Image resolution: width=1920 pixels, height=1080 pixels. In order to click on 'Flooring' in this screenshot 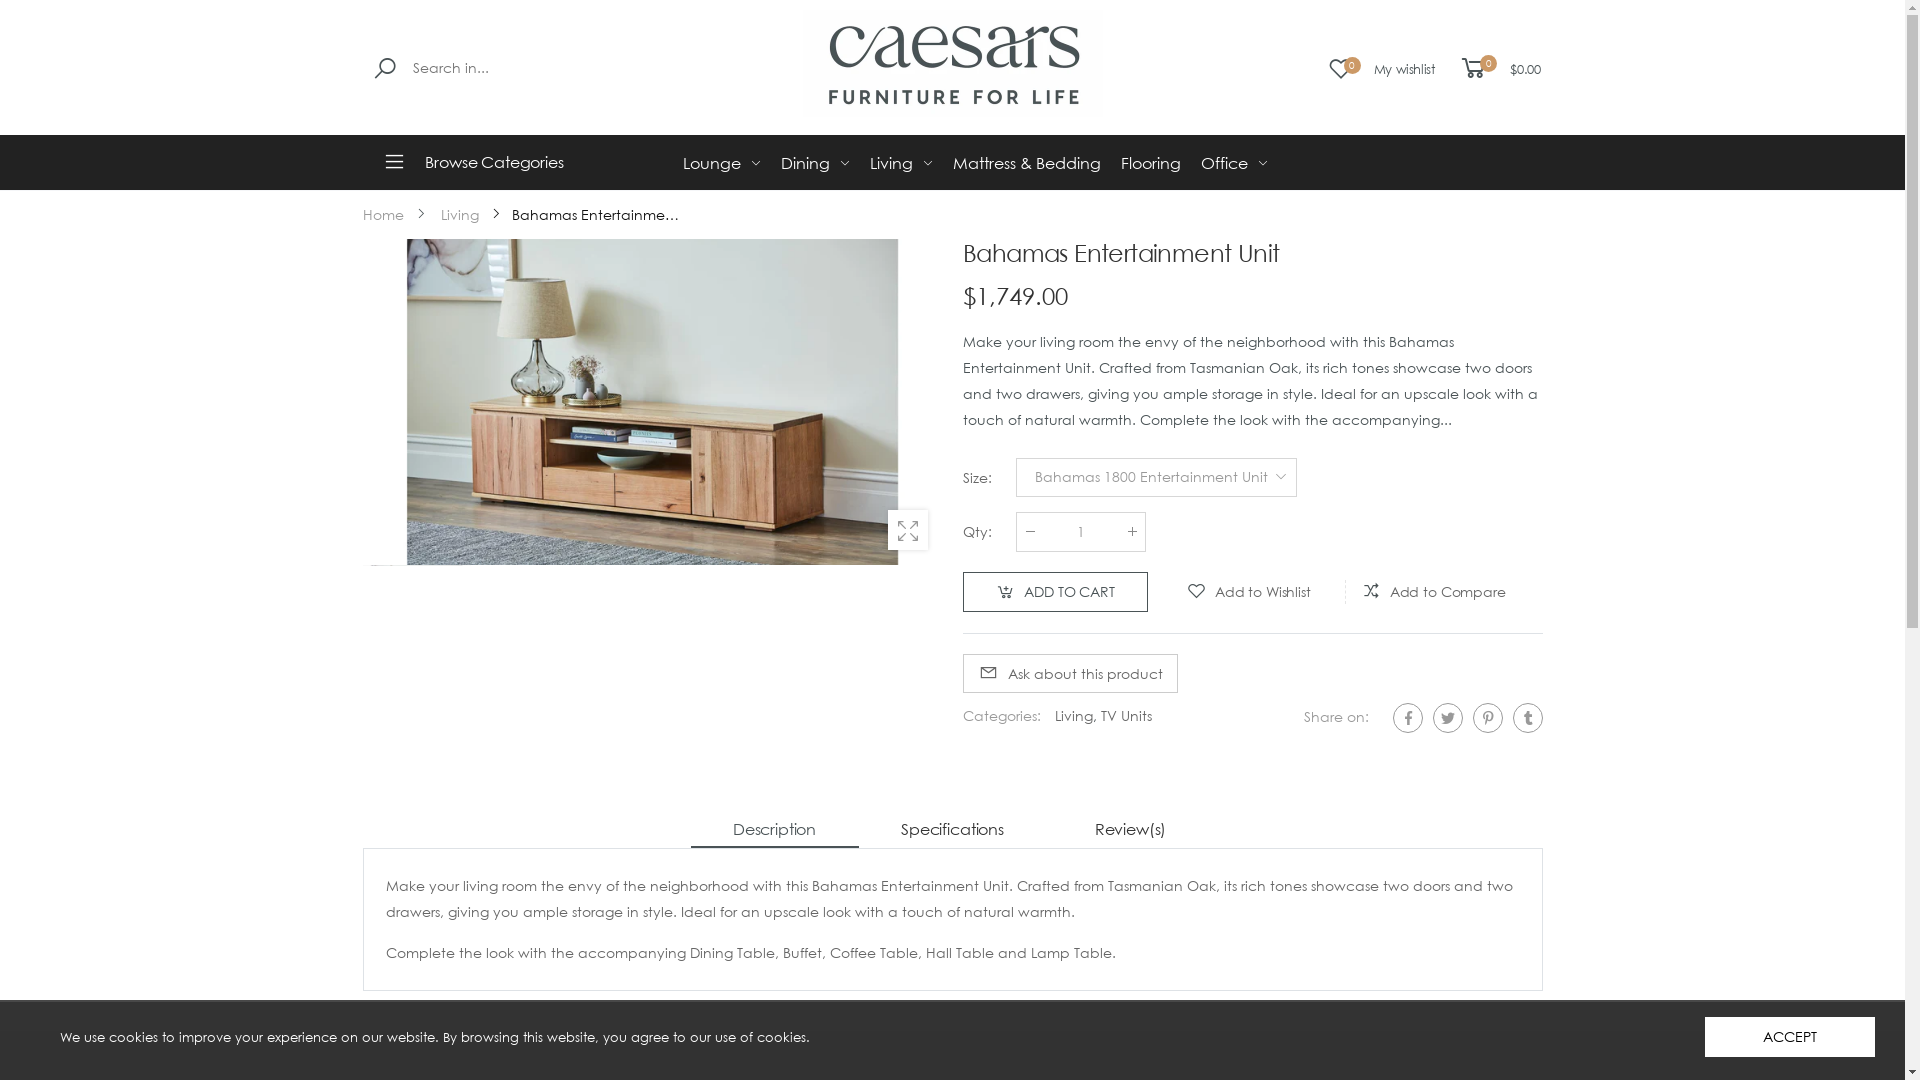, I will do `click(1118, 161)`.